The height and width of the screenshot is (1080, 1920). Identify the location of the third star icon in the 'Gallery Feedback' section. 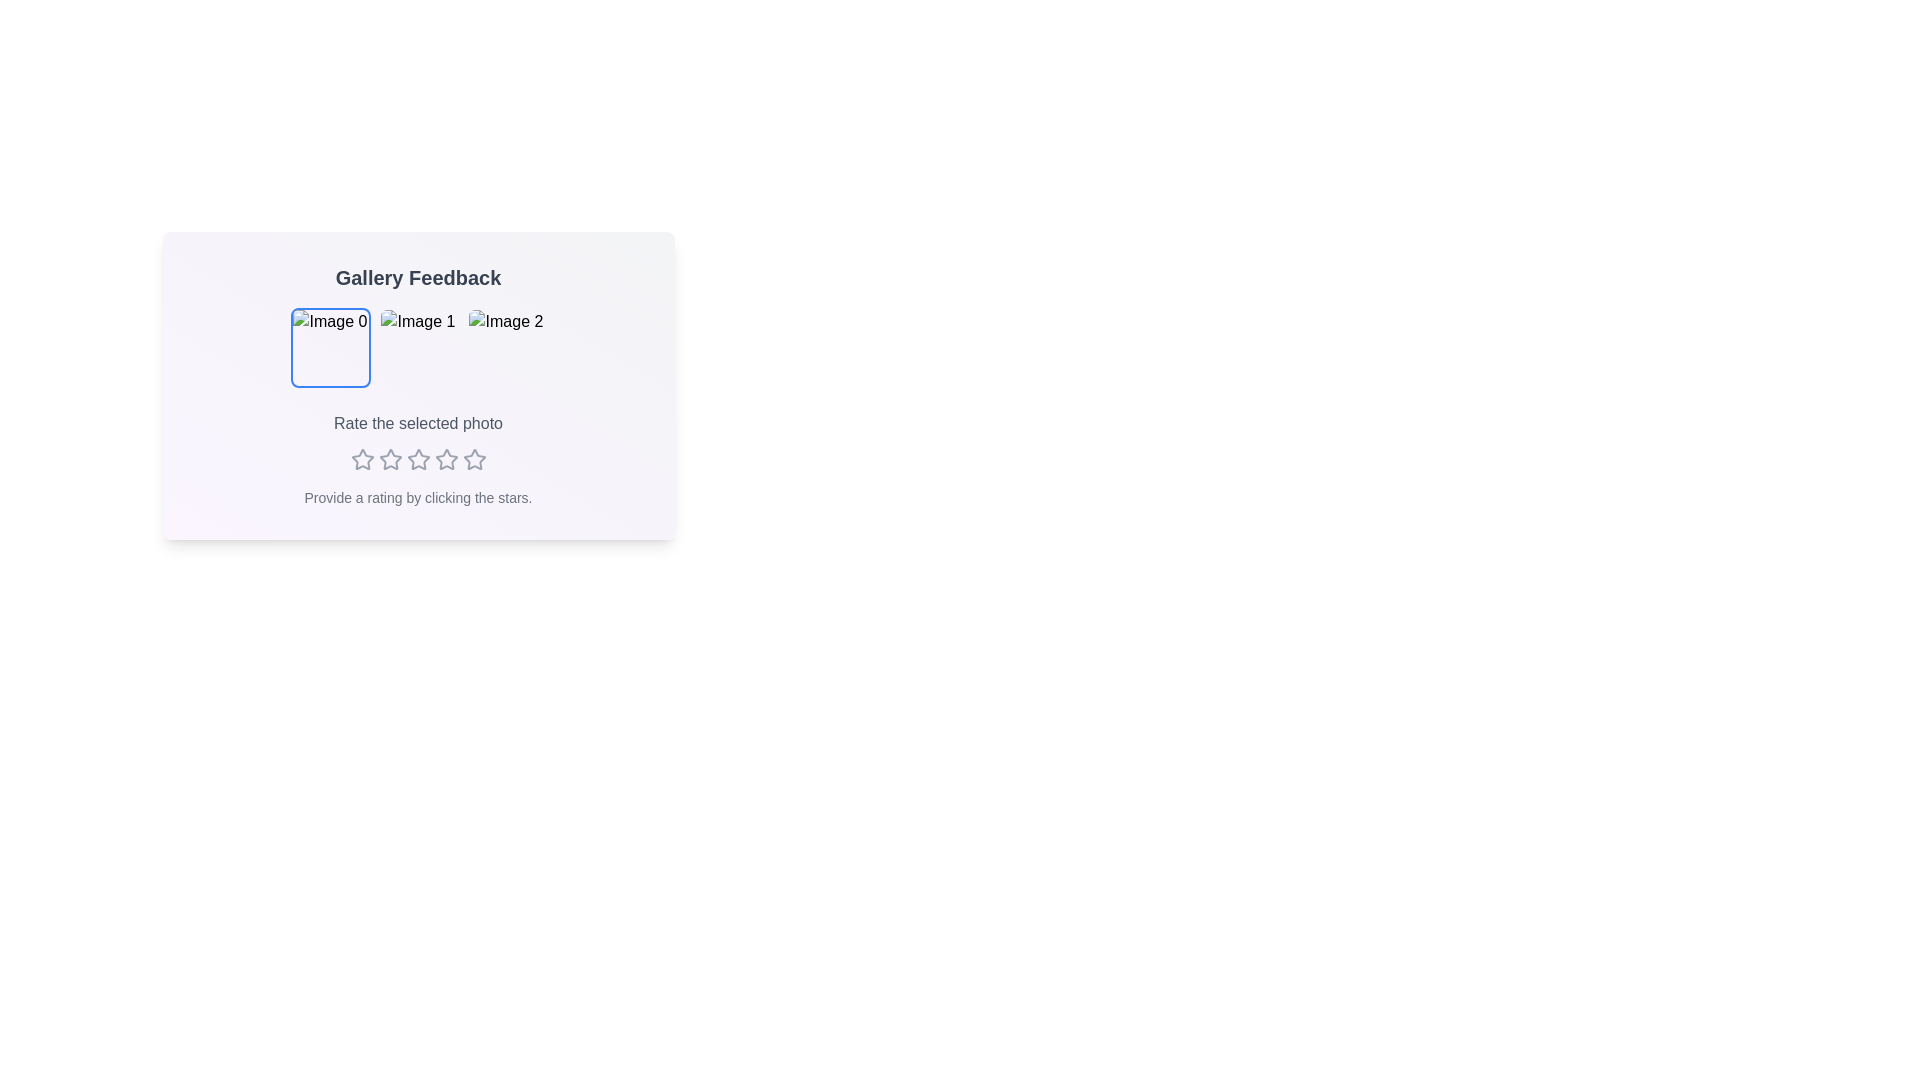
(390, 459).